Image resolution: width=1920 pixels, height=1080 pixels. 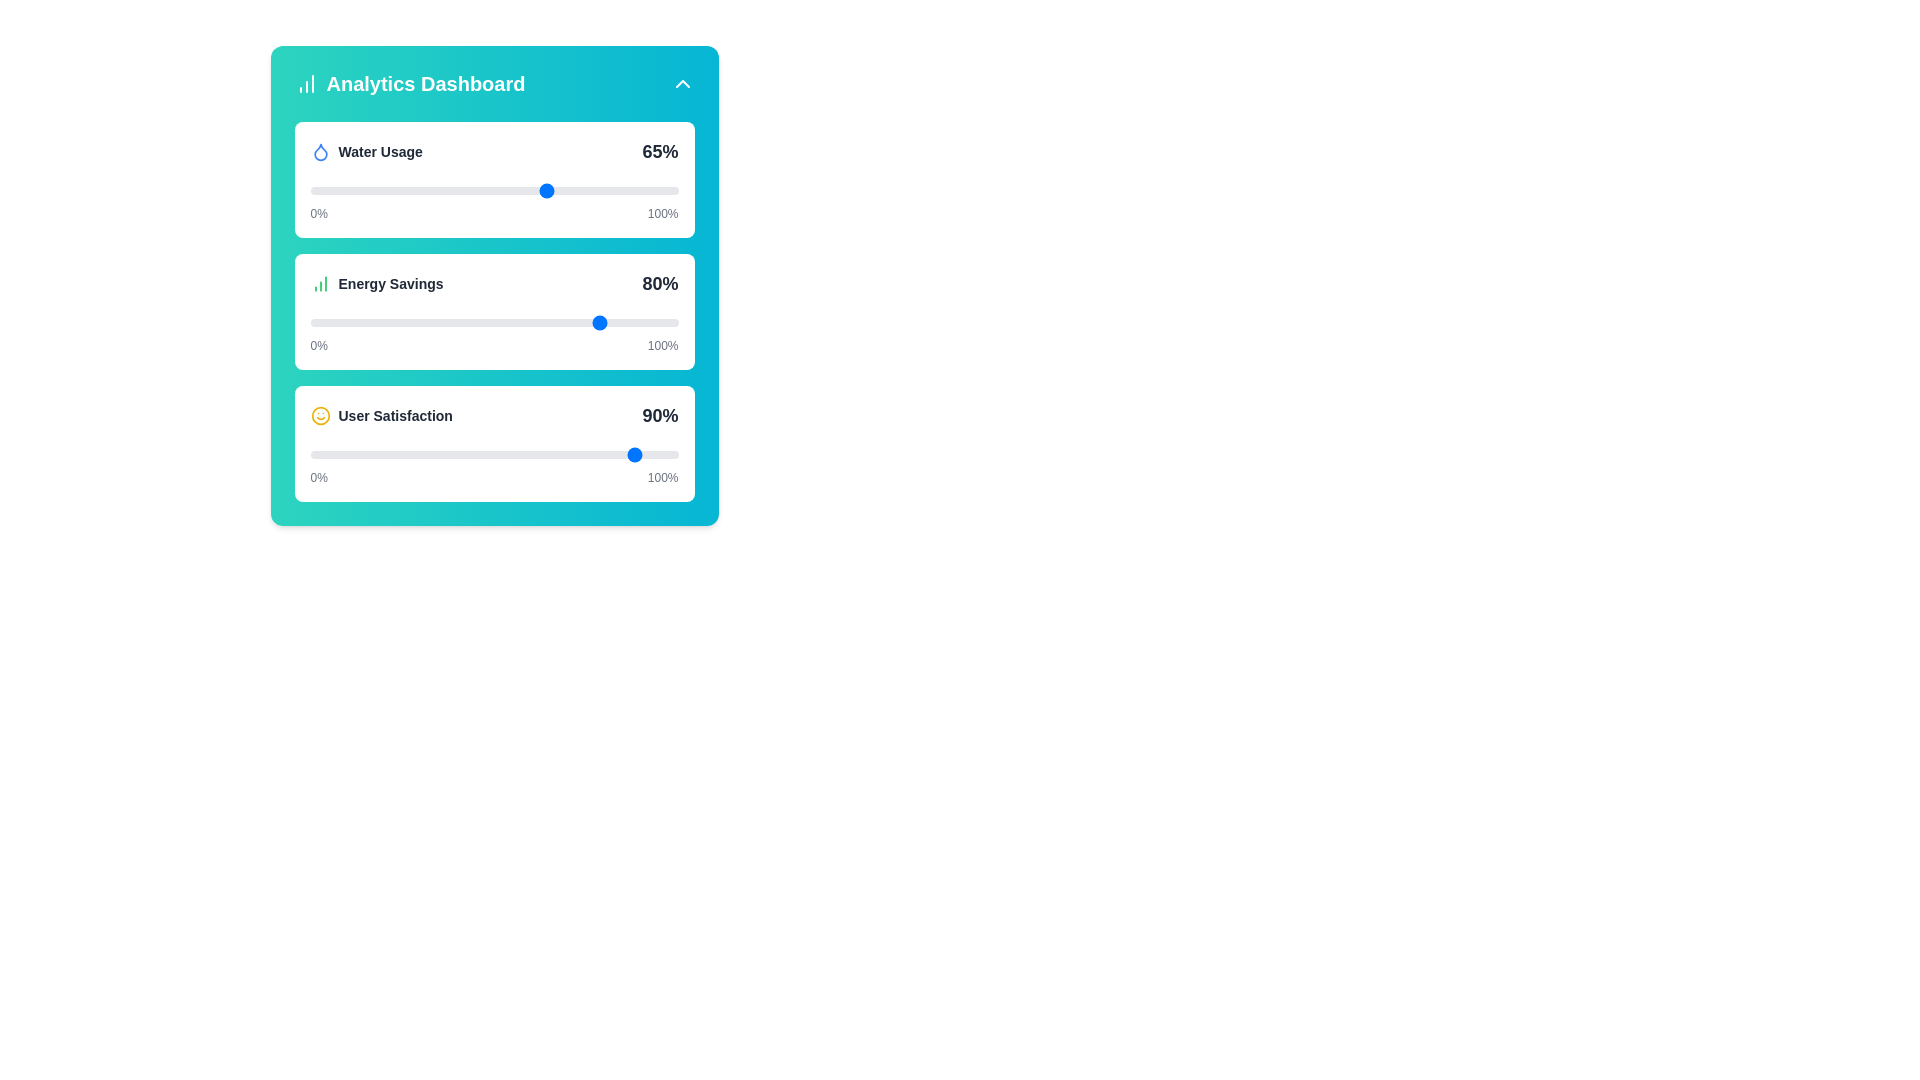 What do you see at coordinates (560, 191) in the screenshot?
I see `the water usage slider` at bounding box center [560, 191].